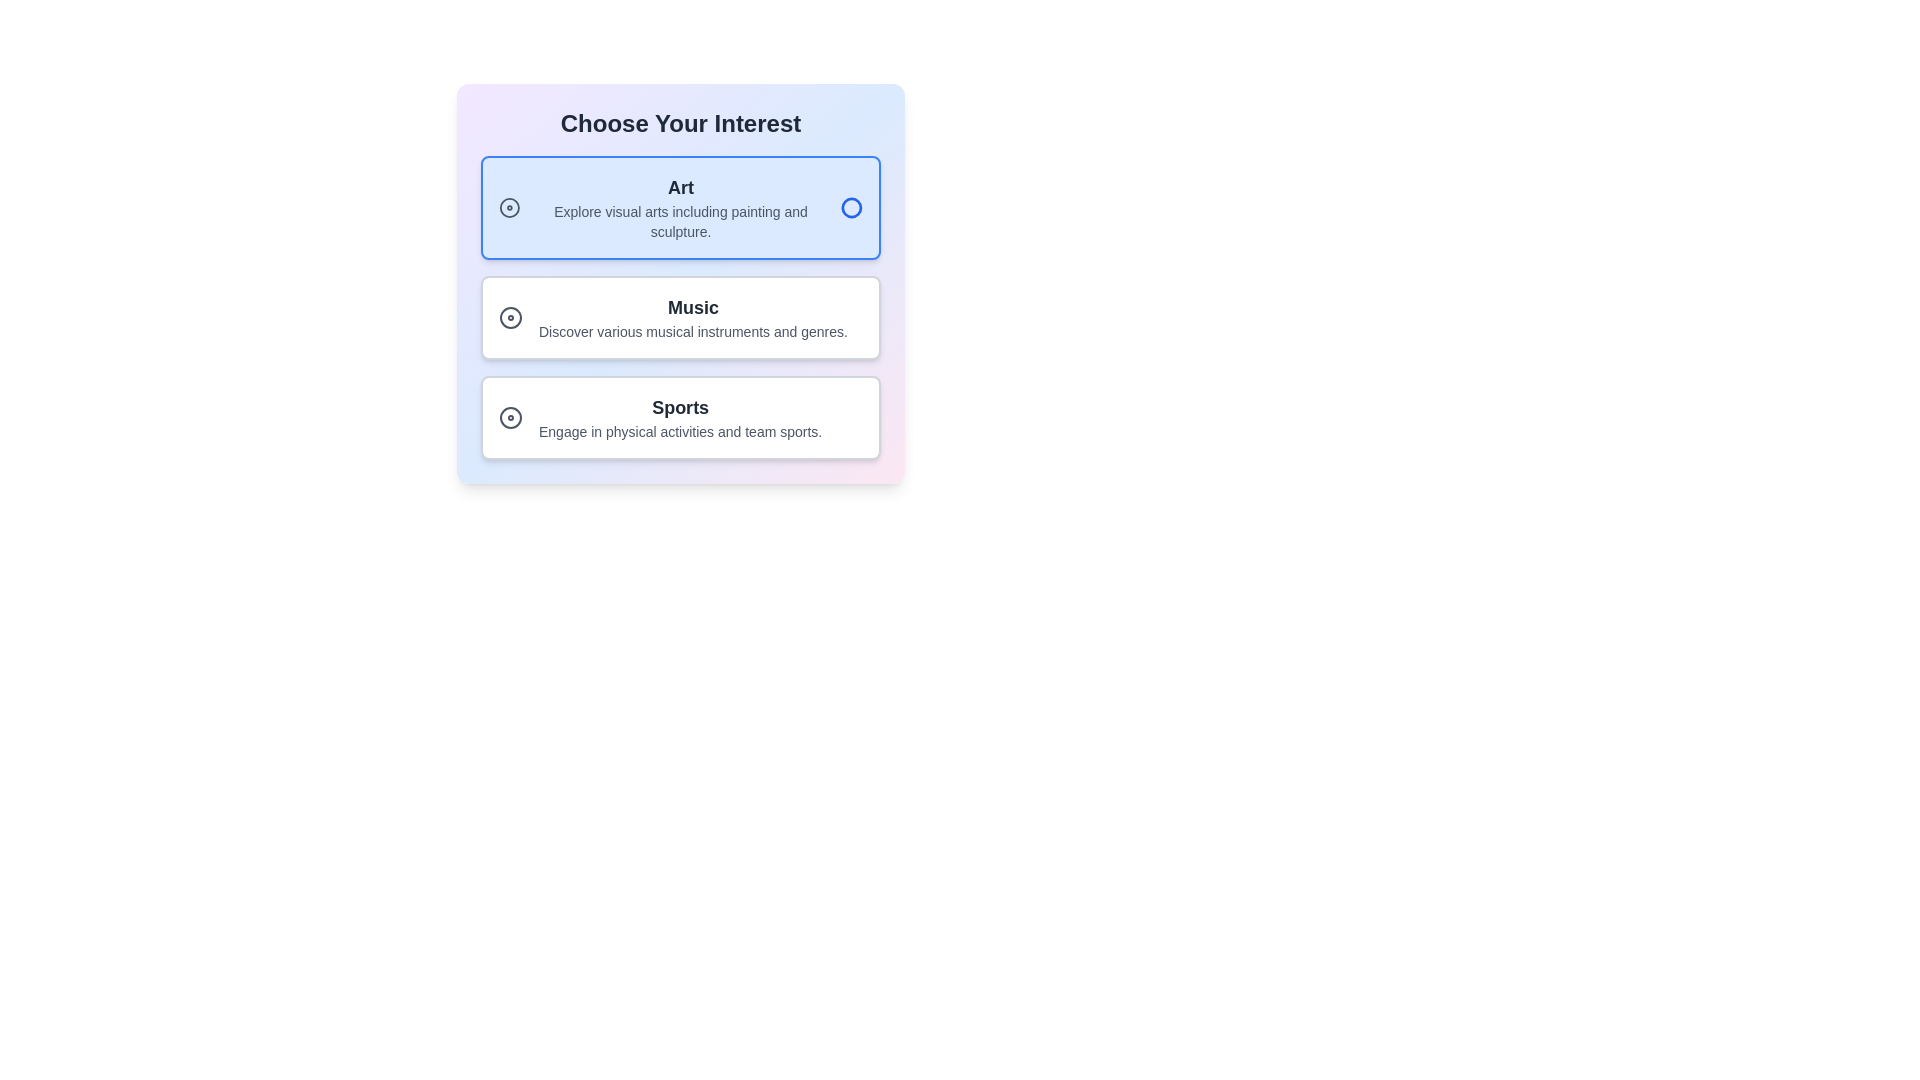  I want to click on the second option in the selectable list item titled 'Music', so click(681, 284).